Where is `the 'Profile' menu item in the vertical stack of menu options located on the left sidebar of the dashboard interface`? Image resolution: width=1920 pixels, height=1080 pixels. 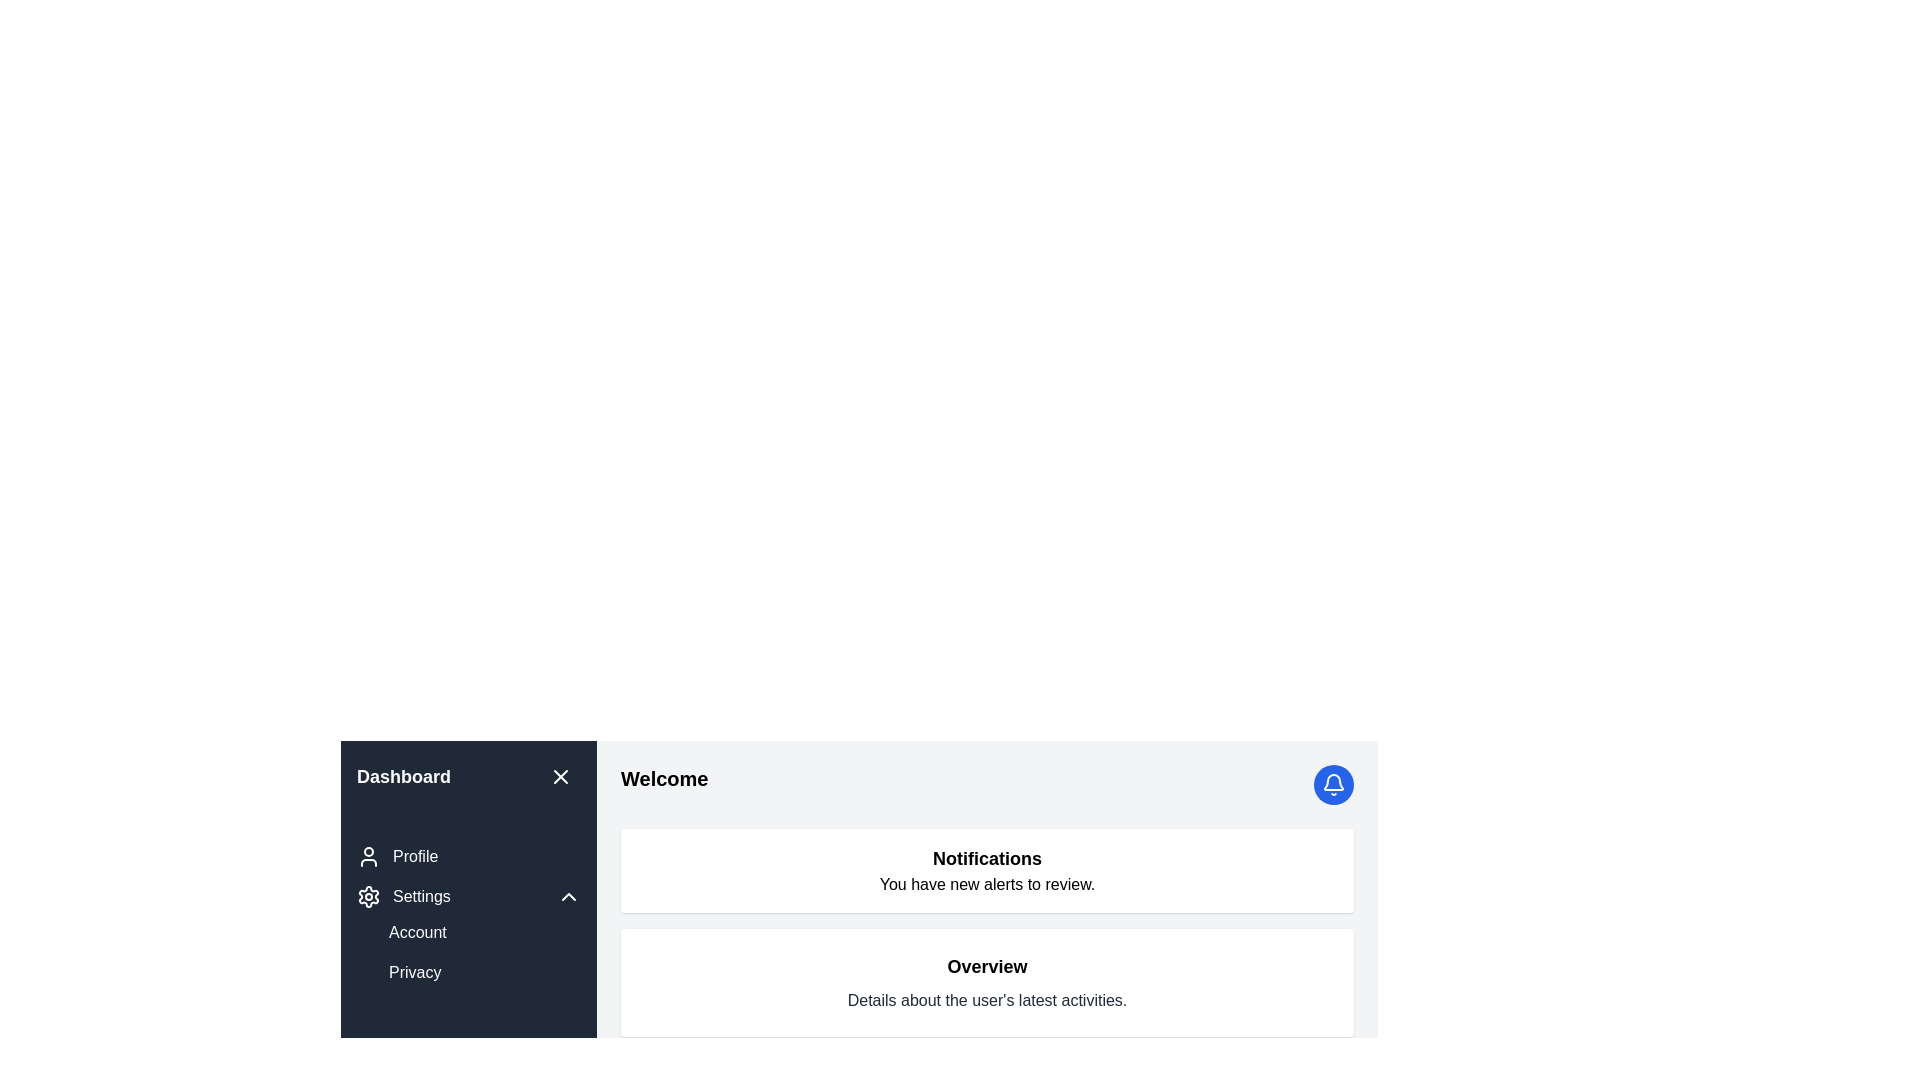
the 'Profile' menu item in the vertical stack of menu options located on the left sidebar of the dashboard interface is located at coordinates (468, 913).